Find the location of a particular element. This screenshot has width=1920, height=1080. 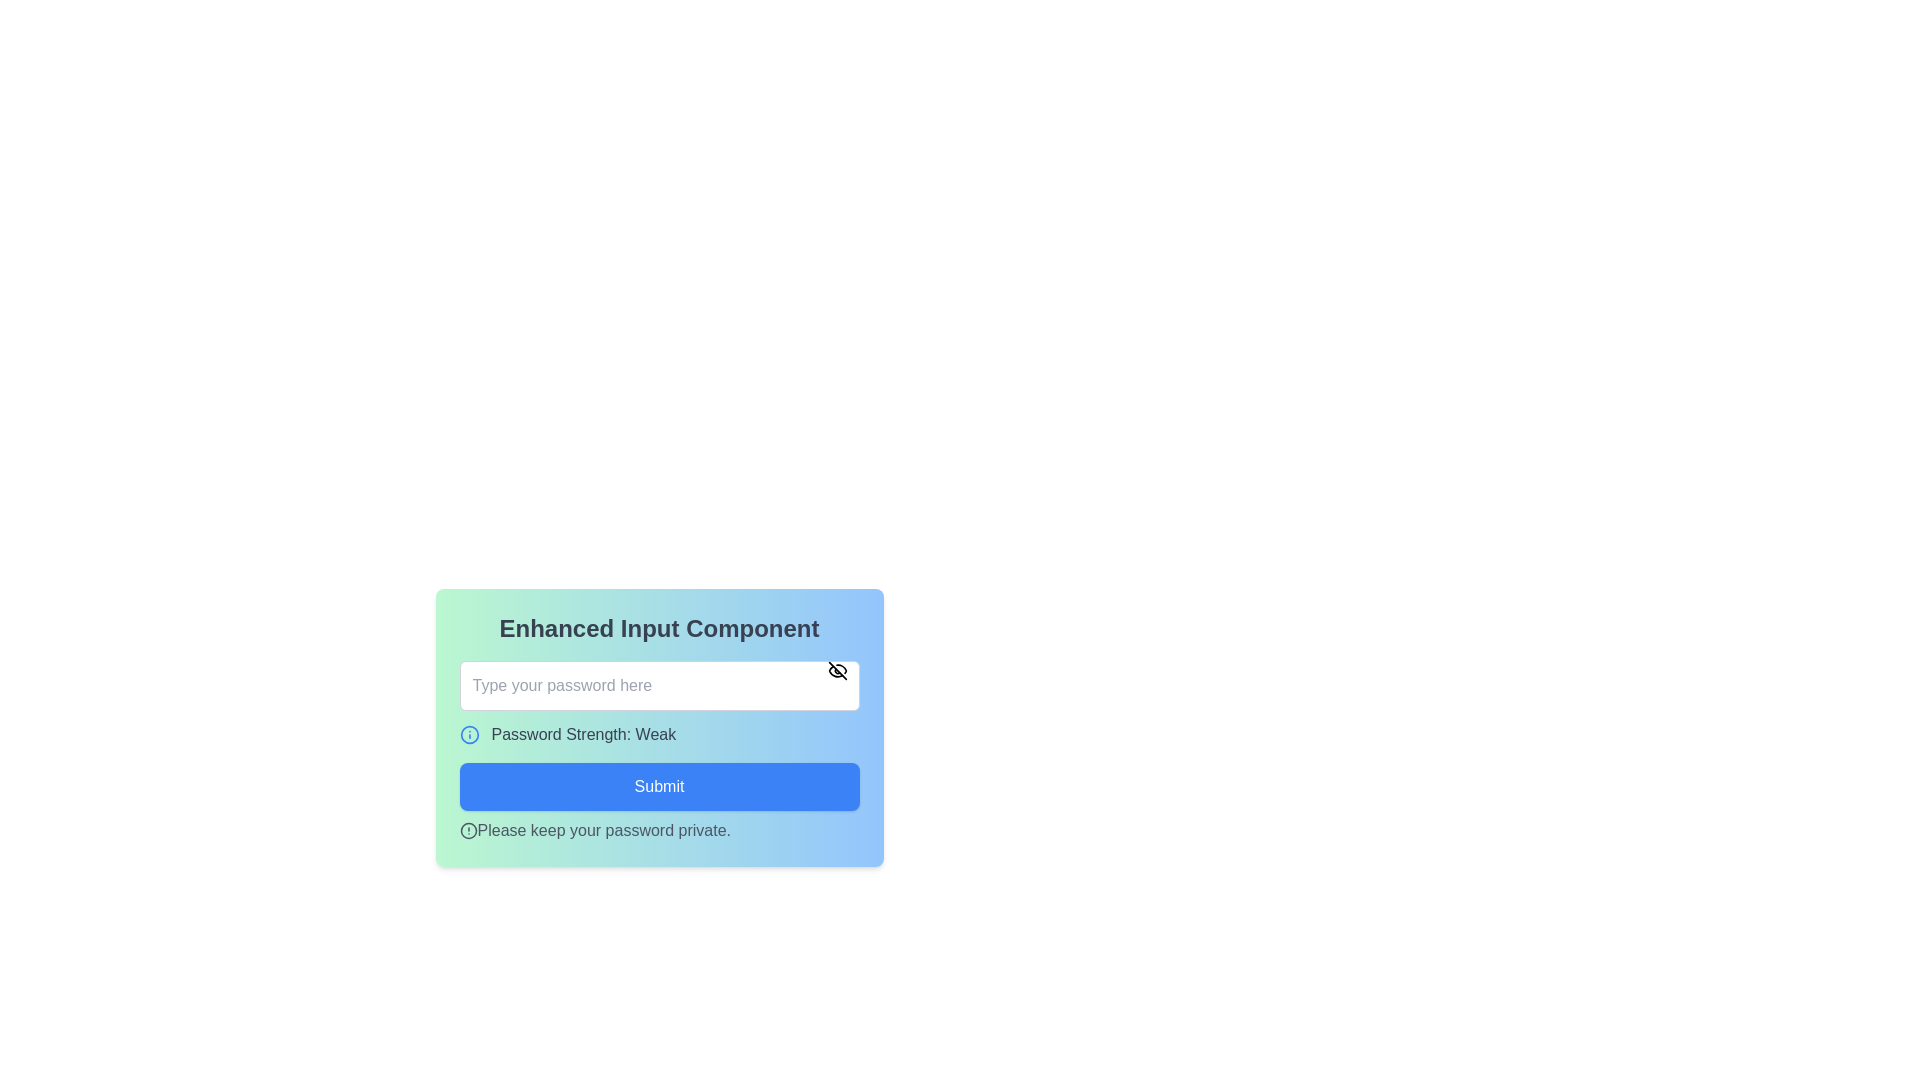

the 'Submit' button, which is a rectangular button with a blue background and white text, located in the lower center region of the form interface is located at coordinates (659, 785).